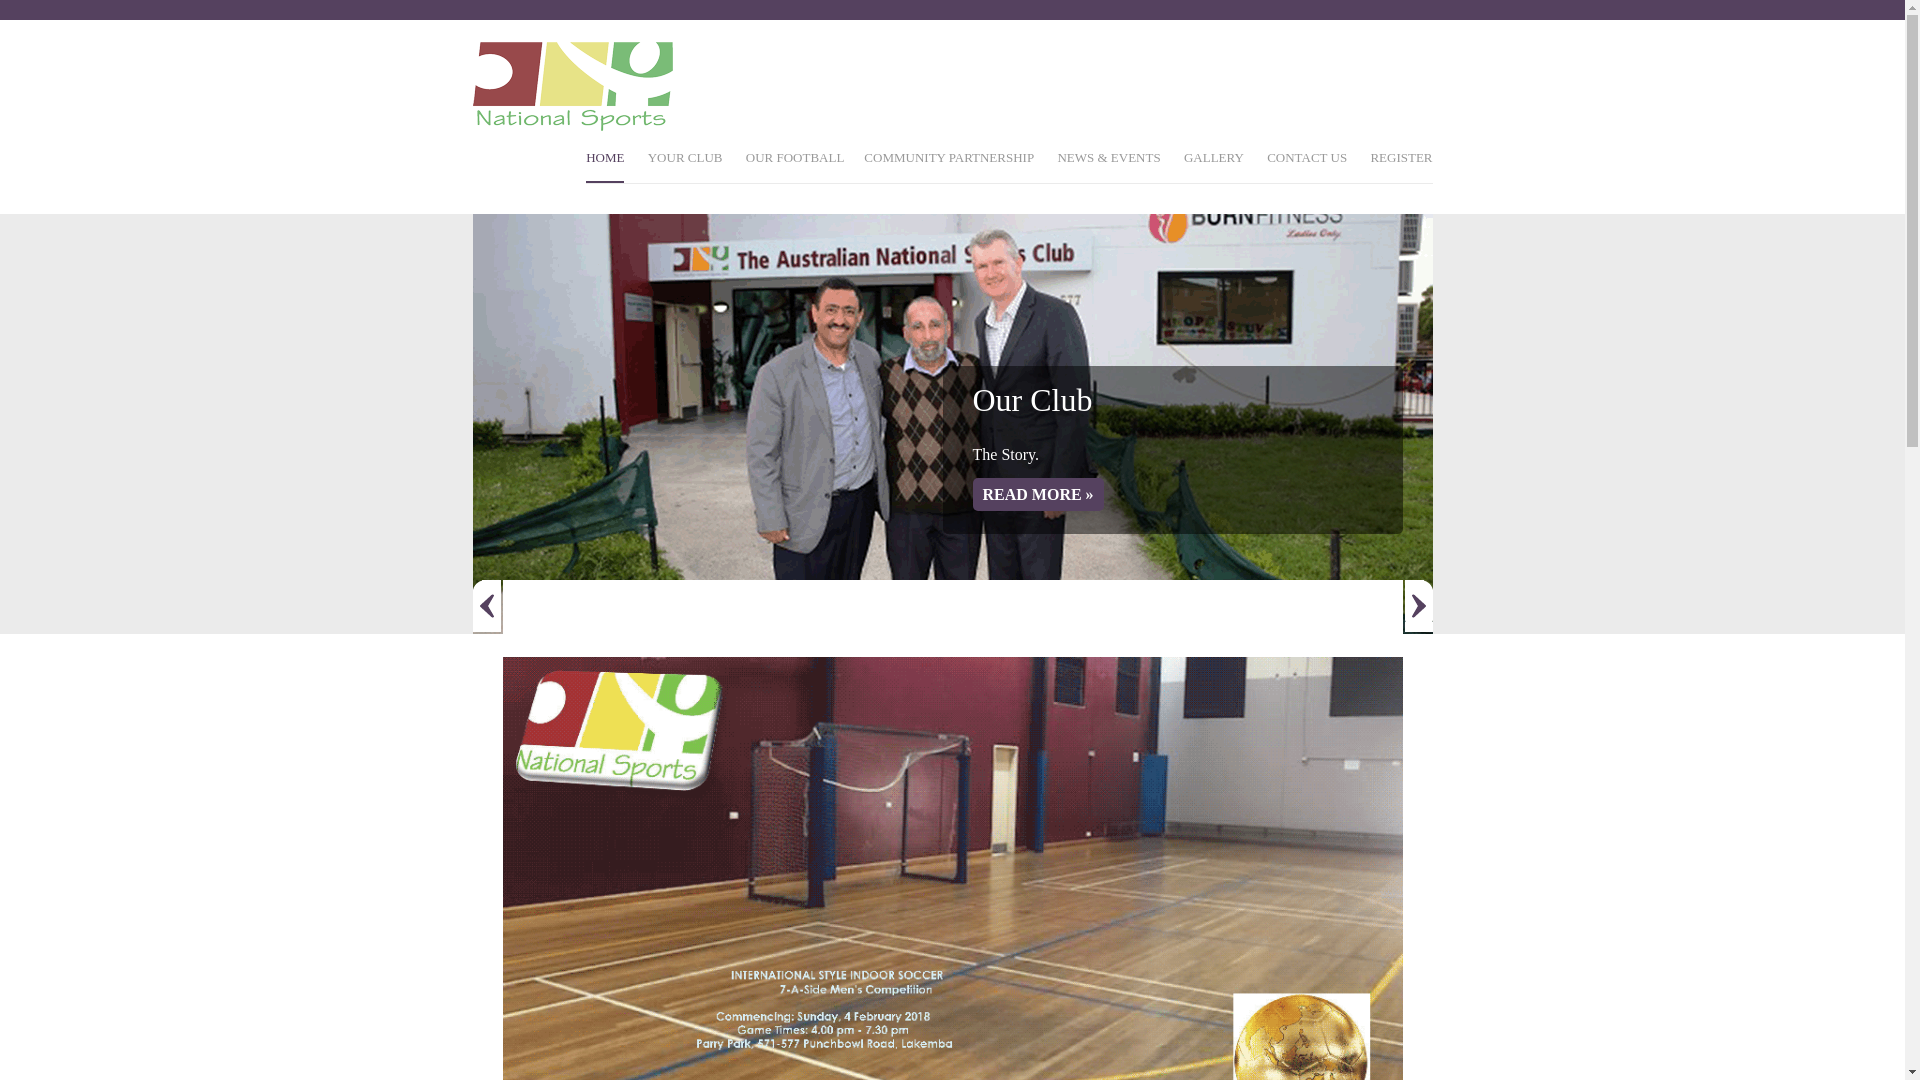  I want to click on 'Next', so click(1416, 604).